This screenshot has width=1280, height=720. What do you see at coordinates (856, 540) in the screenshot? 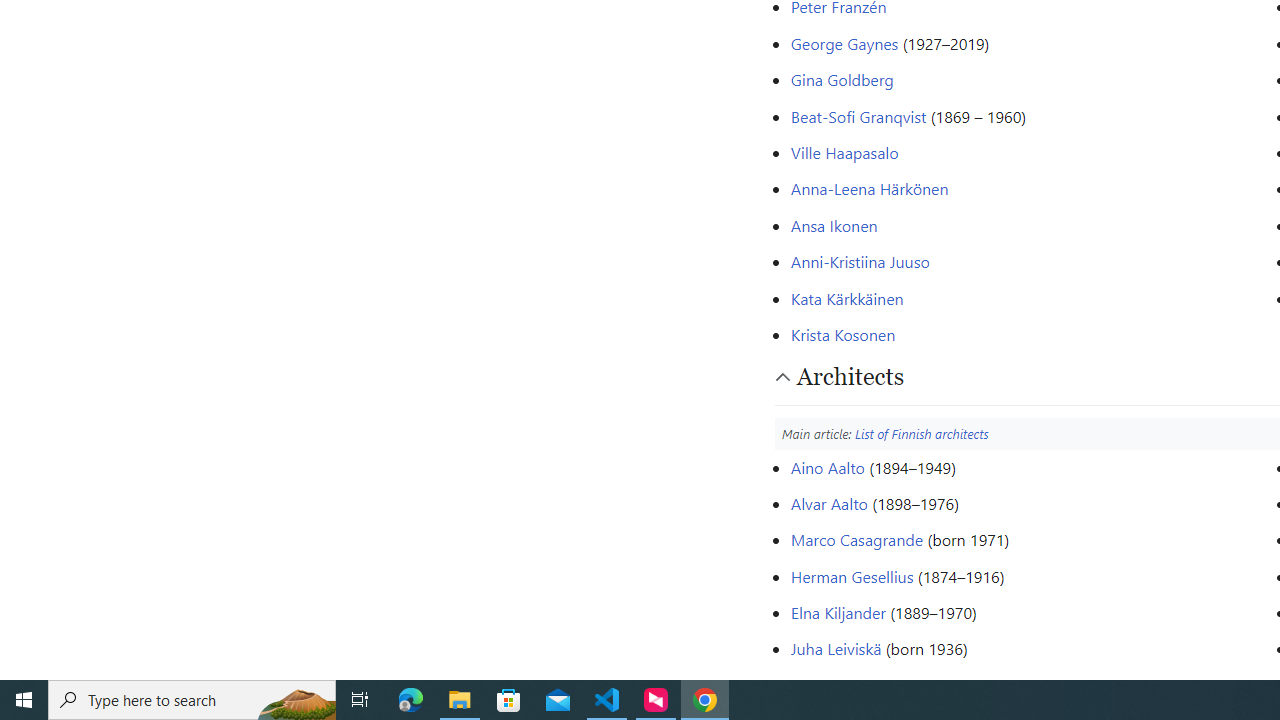
I see `'Marco Casagrande'` at bounding box center [856, 540].